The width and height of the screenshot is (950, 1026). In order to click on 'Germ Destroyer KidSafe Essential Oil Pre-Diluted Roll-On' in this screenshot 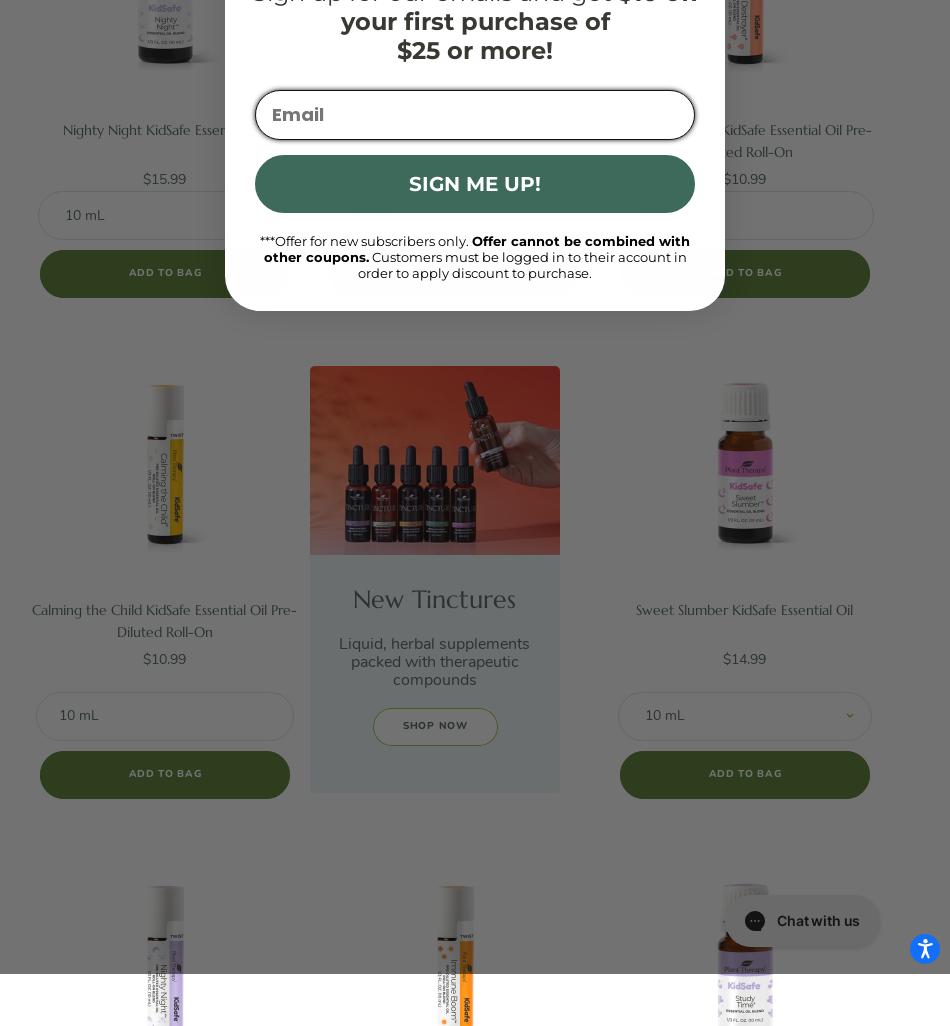, I will do `click(743, 140)`.